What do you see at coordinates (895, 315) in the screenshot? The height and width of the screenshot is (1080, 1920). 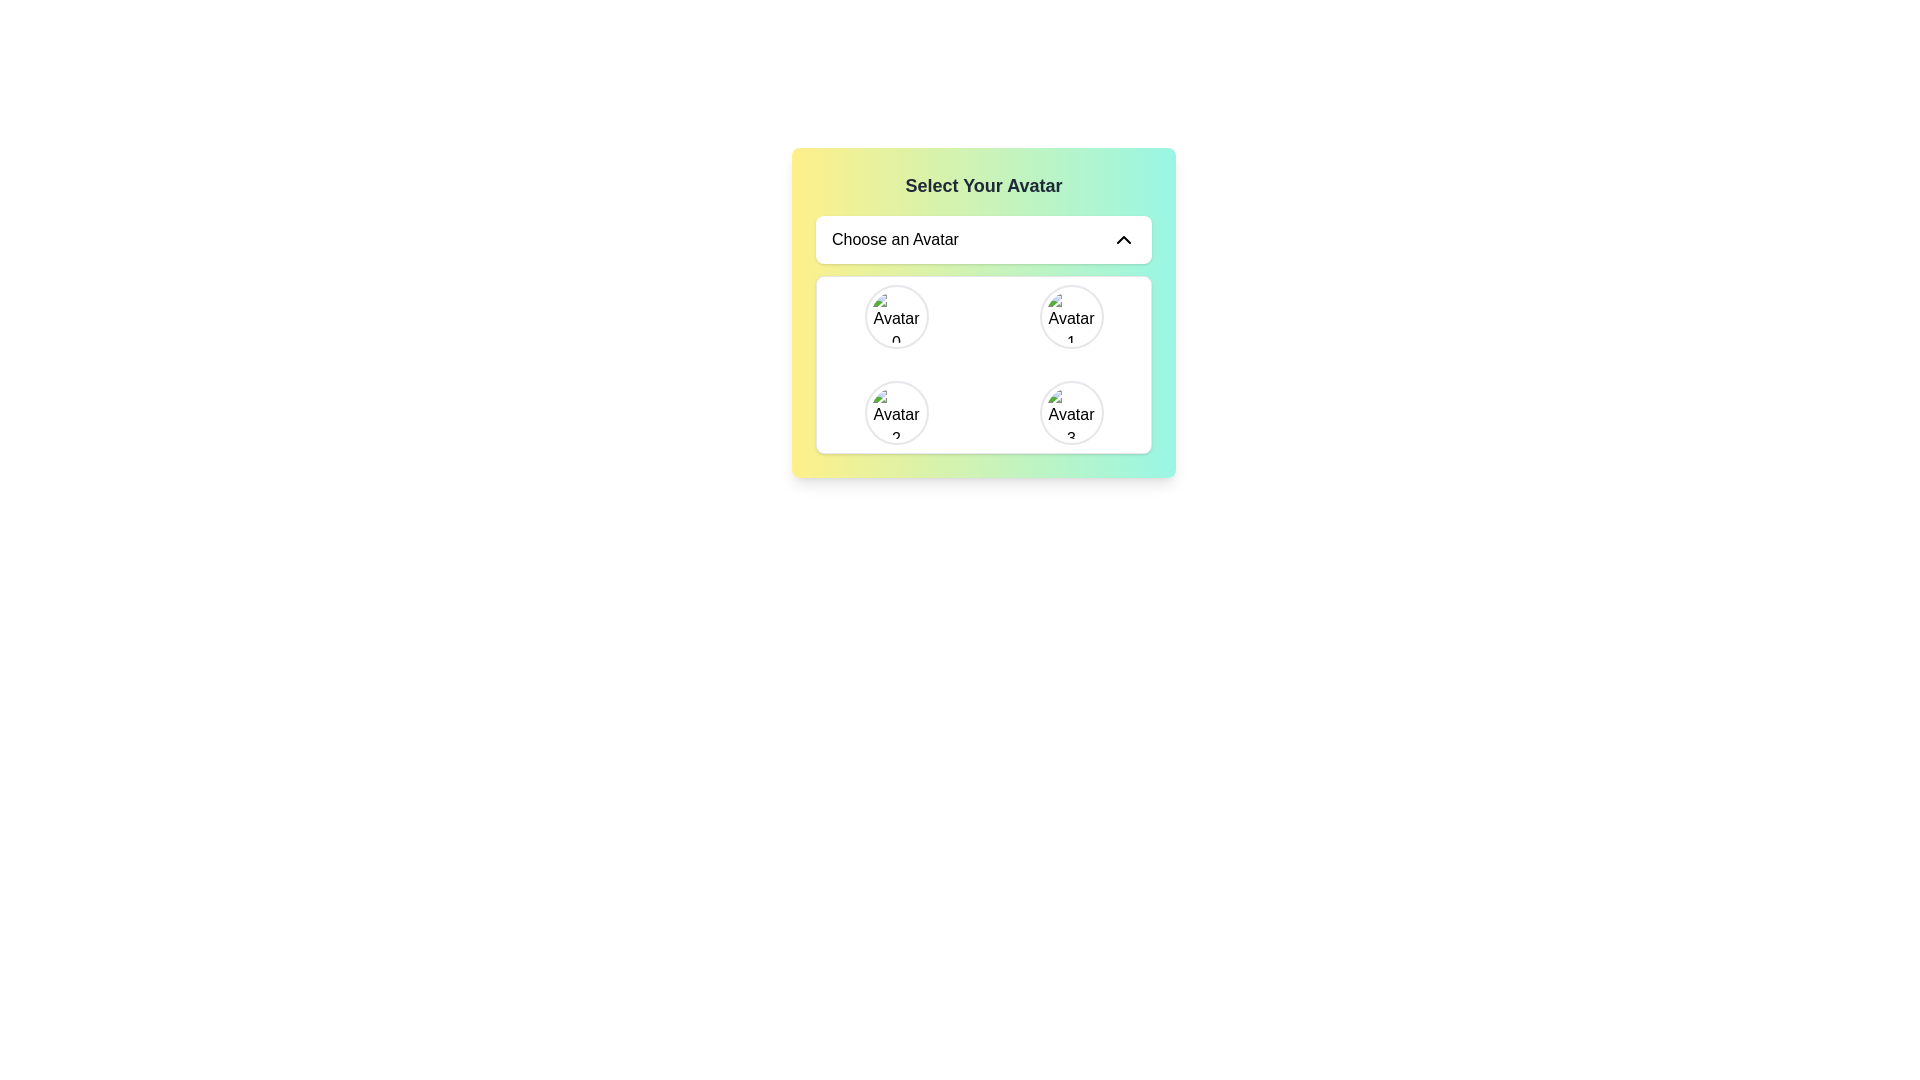 I see `the leftmost avatar labeled 'Avatar 0' in the 2x2 grid below the 'Choose an Avatar' dropdown menu` at bounding box center [895, 315].